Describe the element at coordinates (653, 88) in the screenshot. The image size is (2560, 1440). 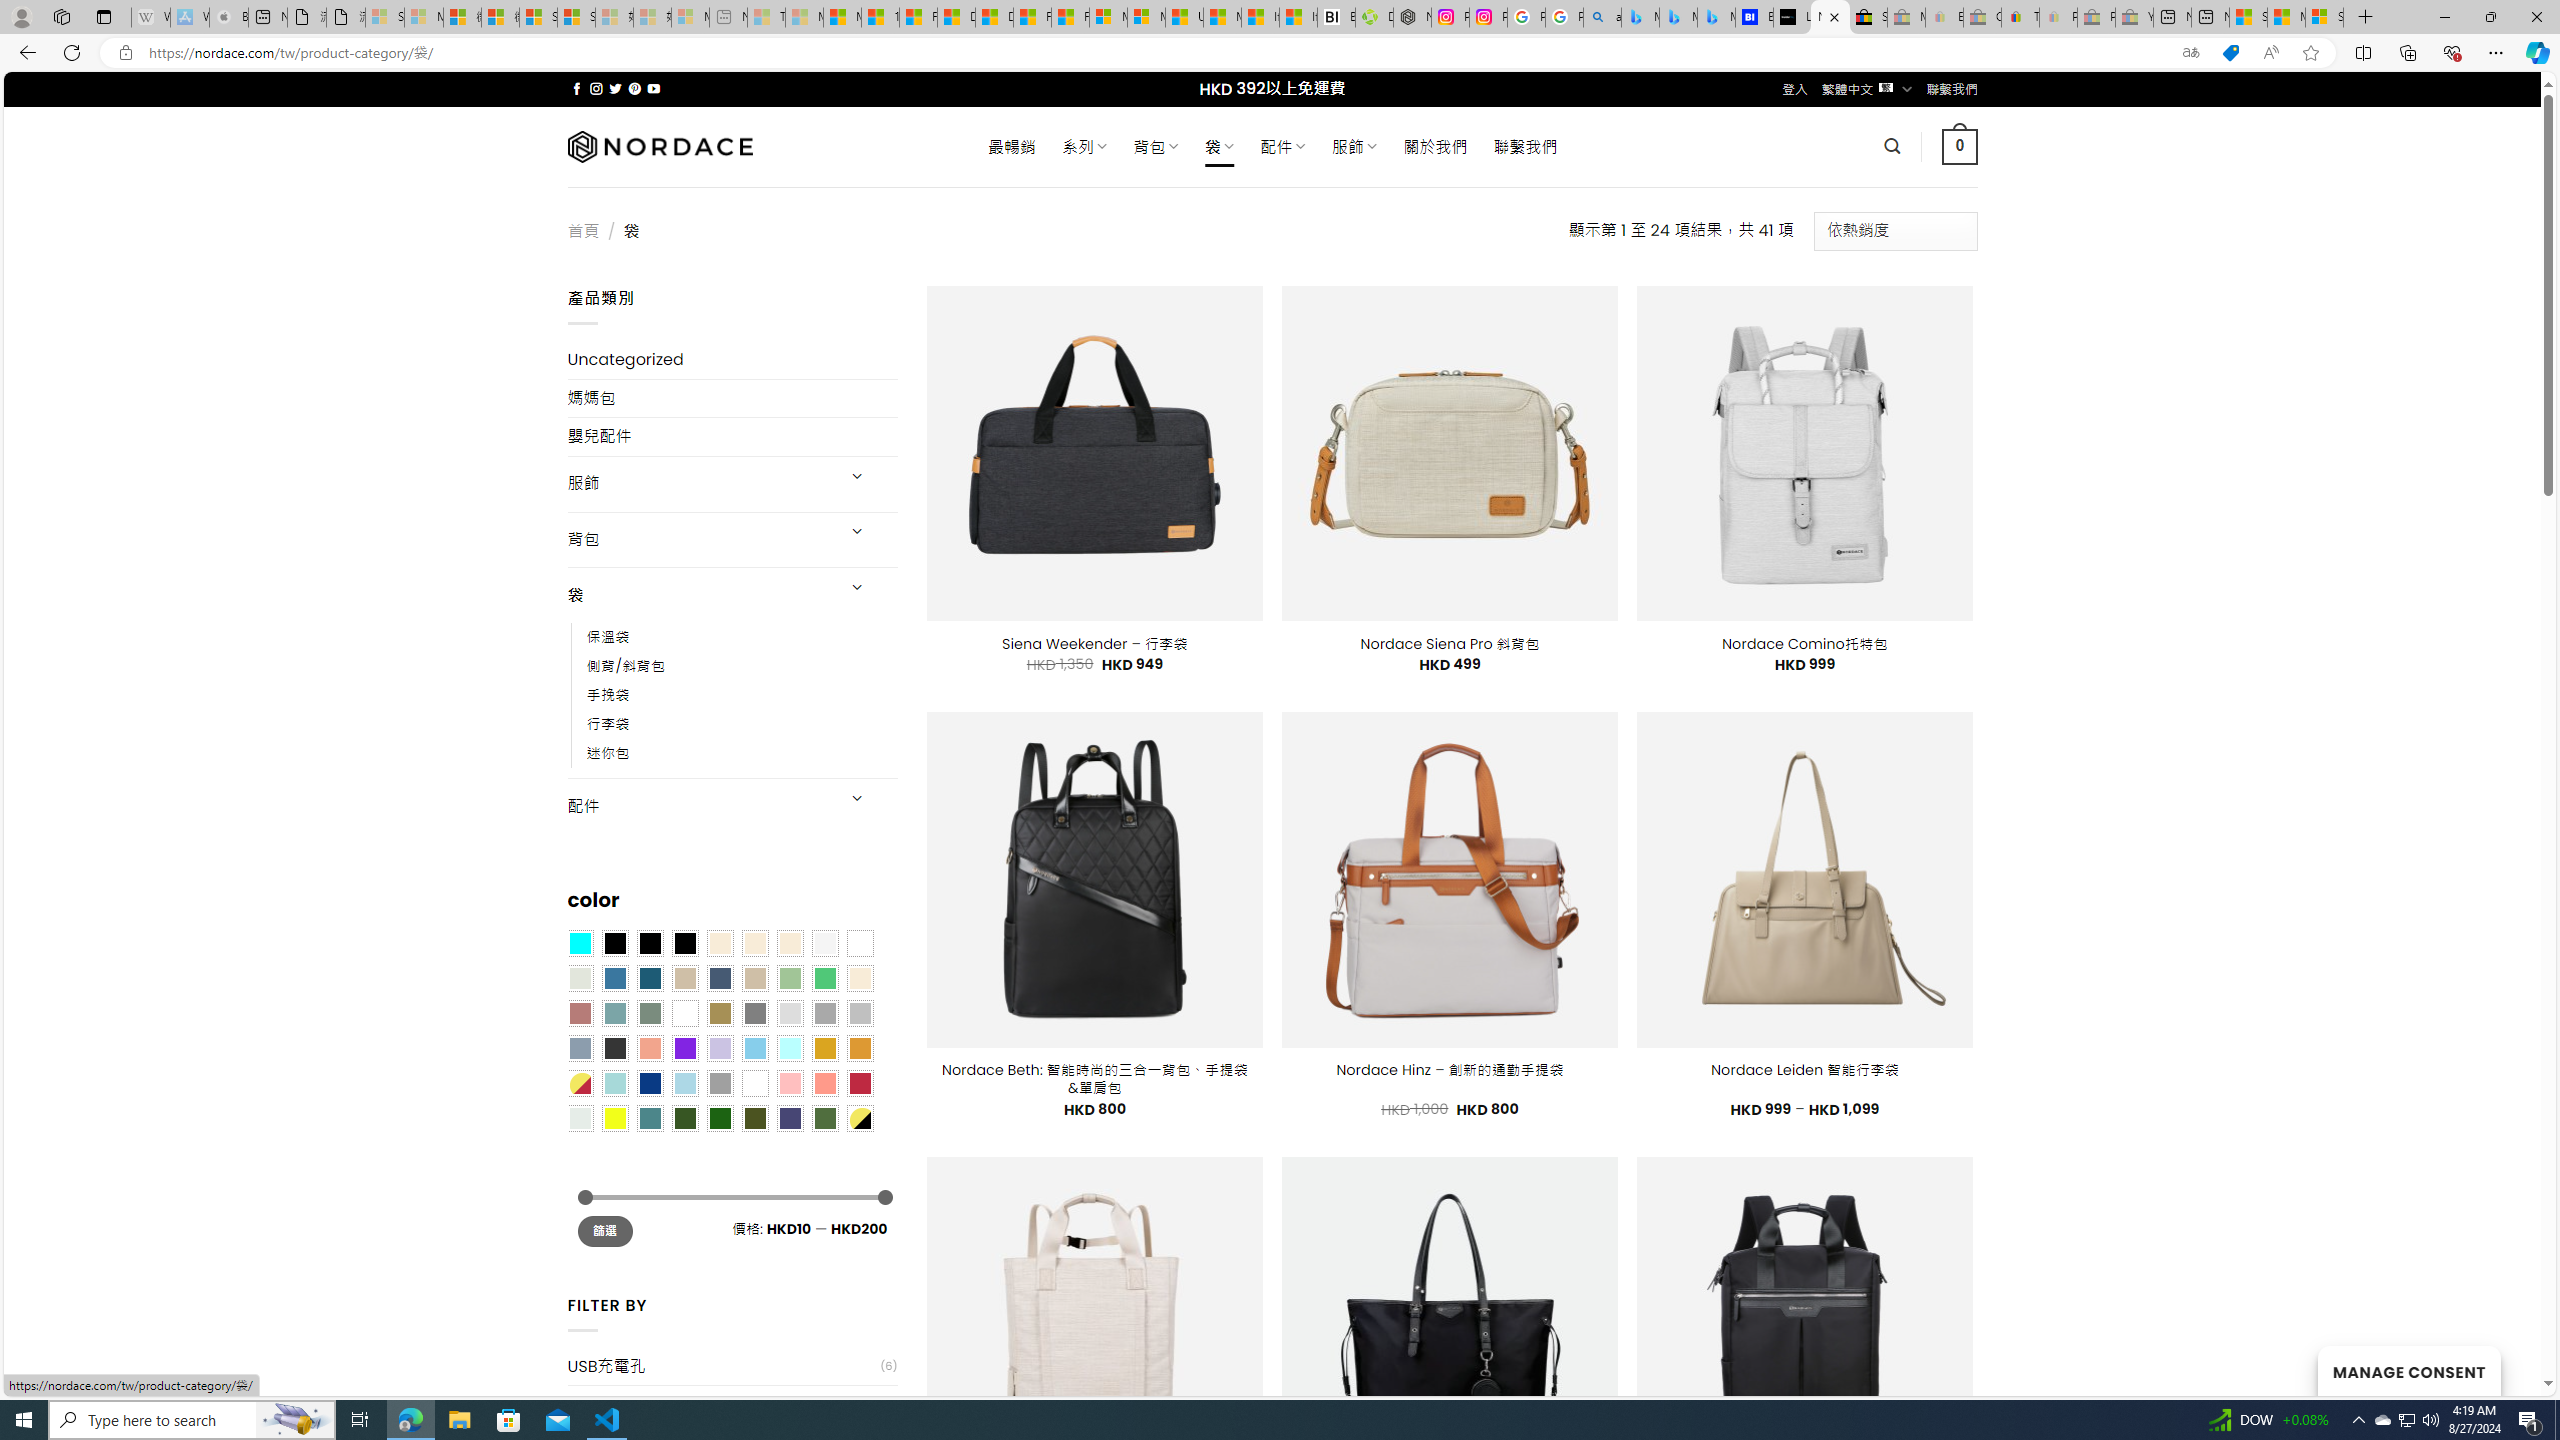
I see `'Follow on YouTube'` at that location.